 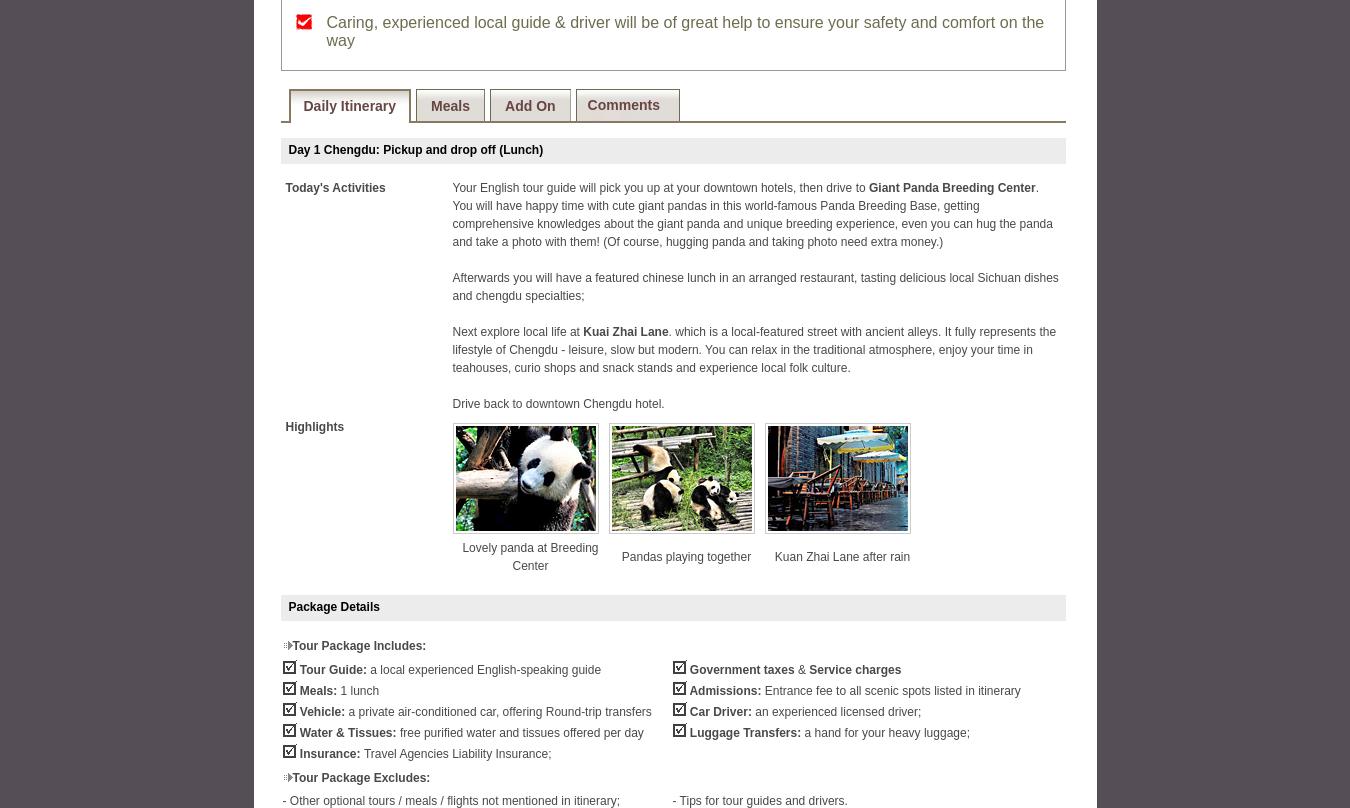 What do you see at coordinates (331, 669) in the screenshot?
I see `'Tour Guide:'` at bounding box center [331, 669].